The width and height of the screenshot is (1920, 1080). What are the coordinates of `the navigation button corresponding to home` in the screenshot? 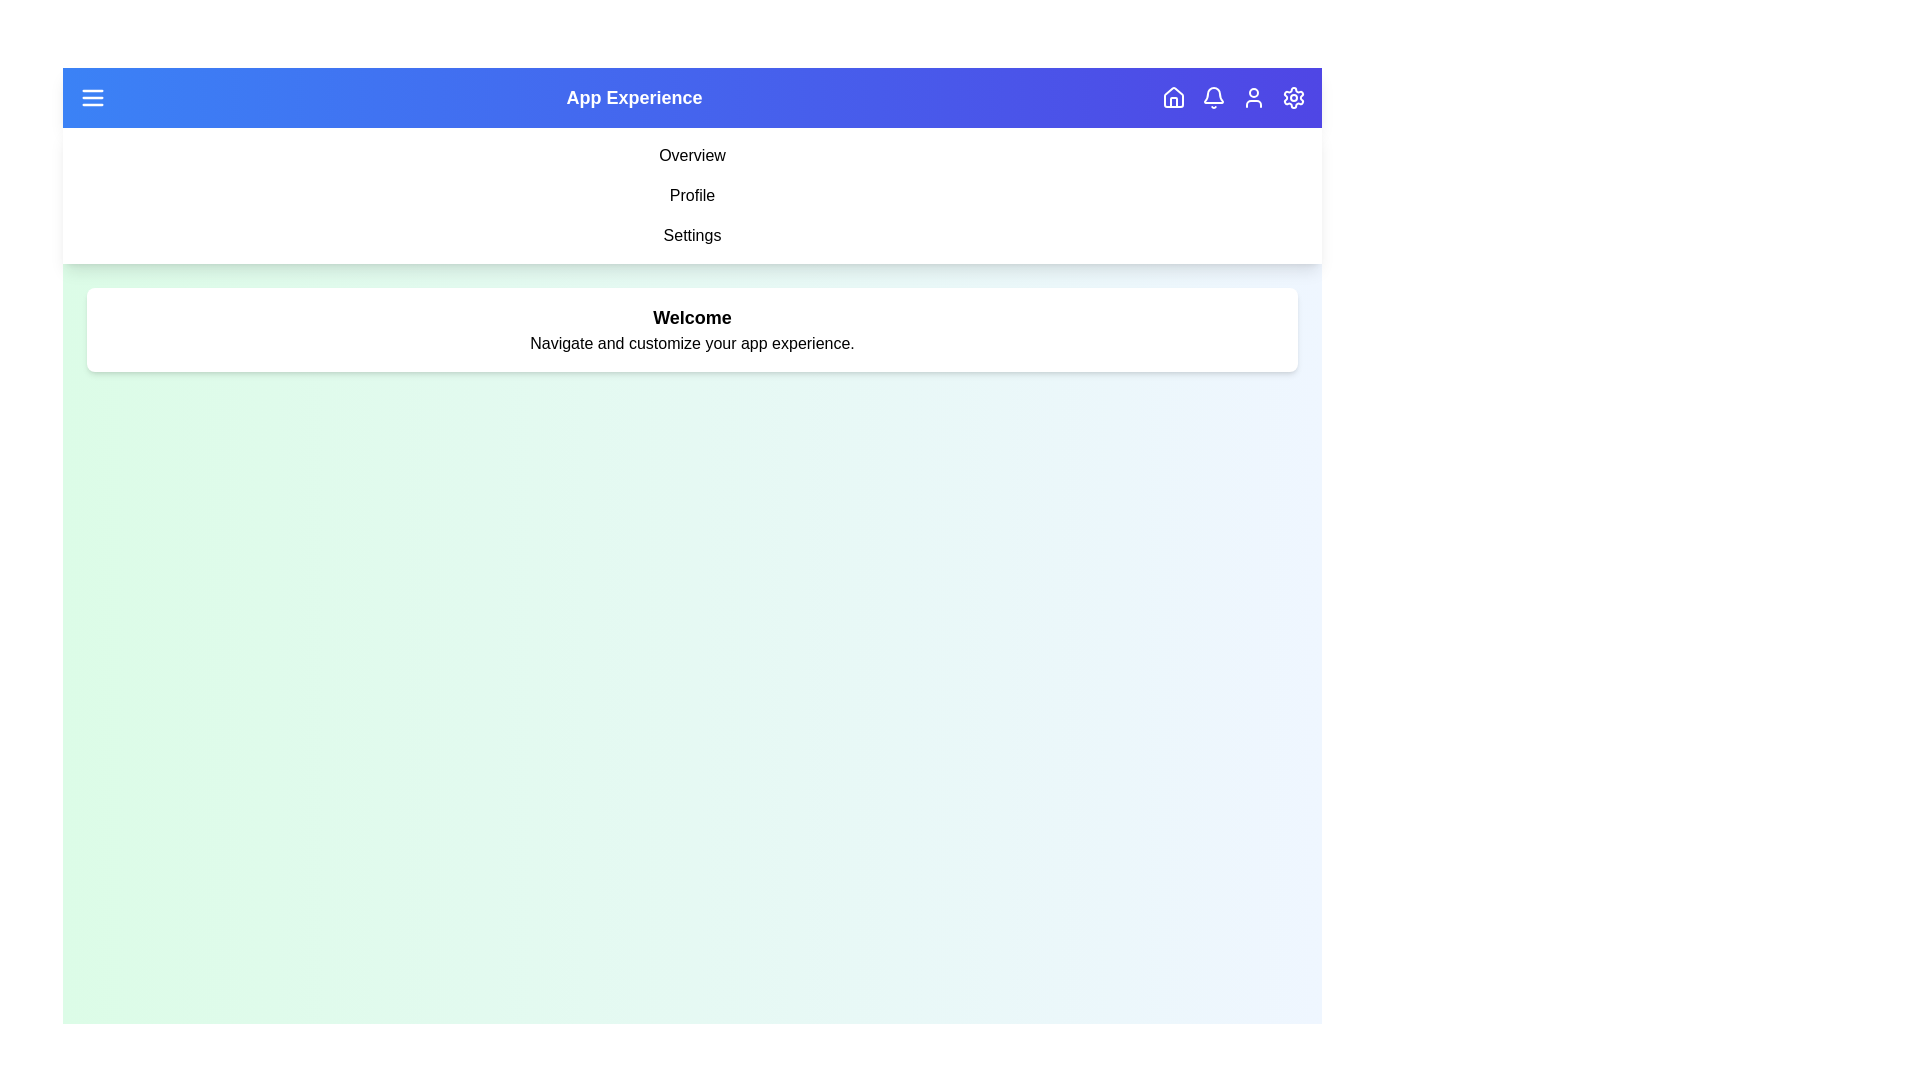 It's located at (1173, 97).